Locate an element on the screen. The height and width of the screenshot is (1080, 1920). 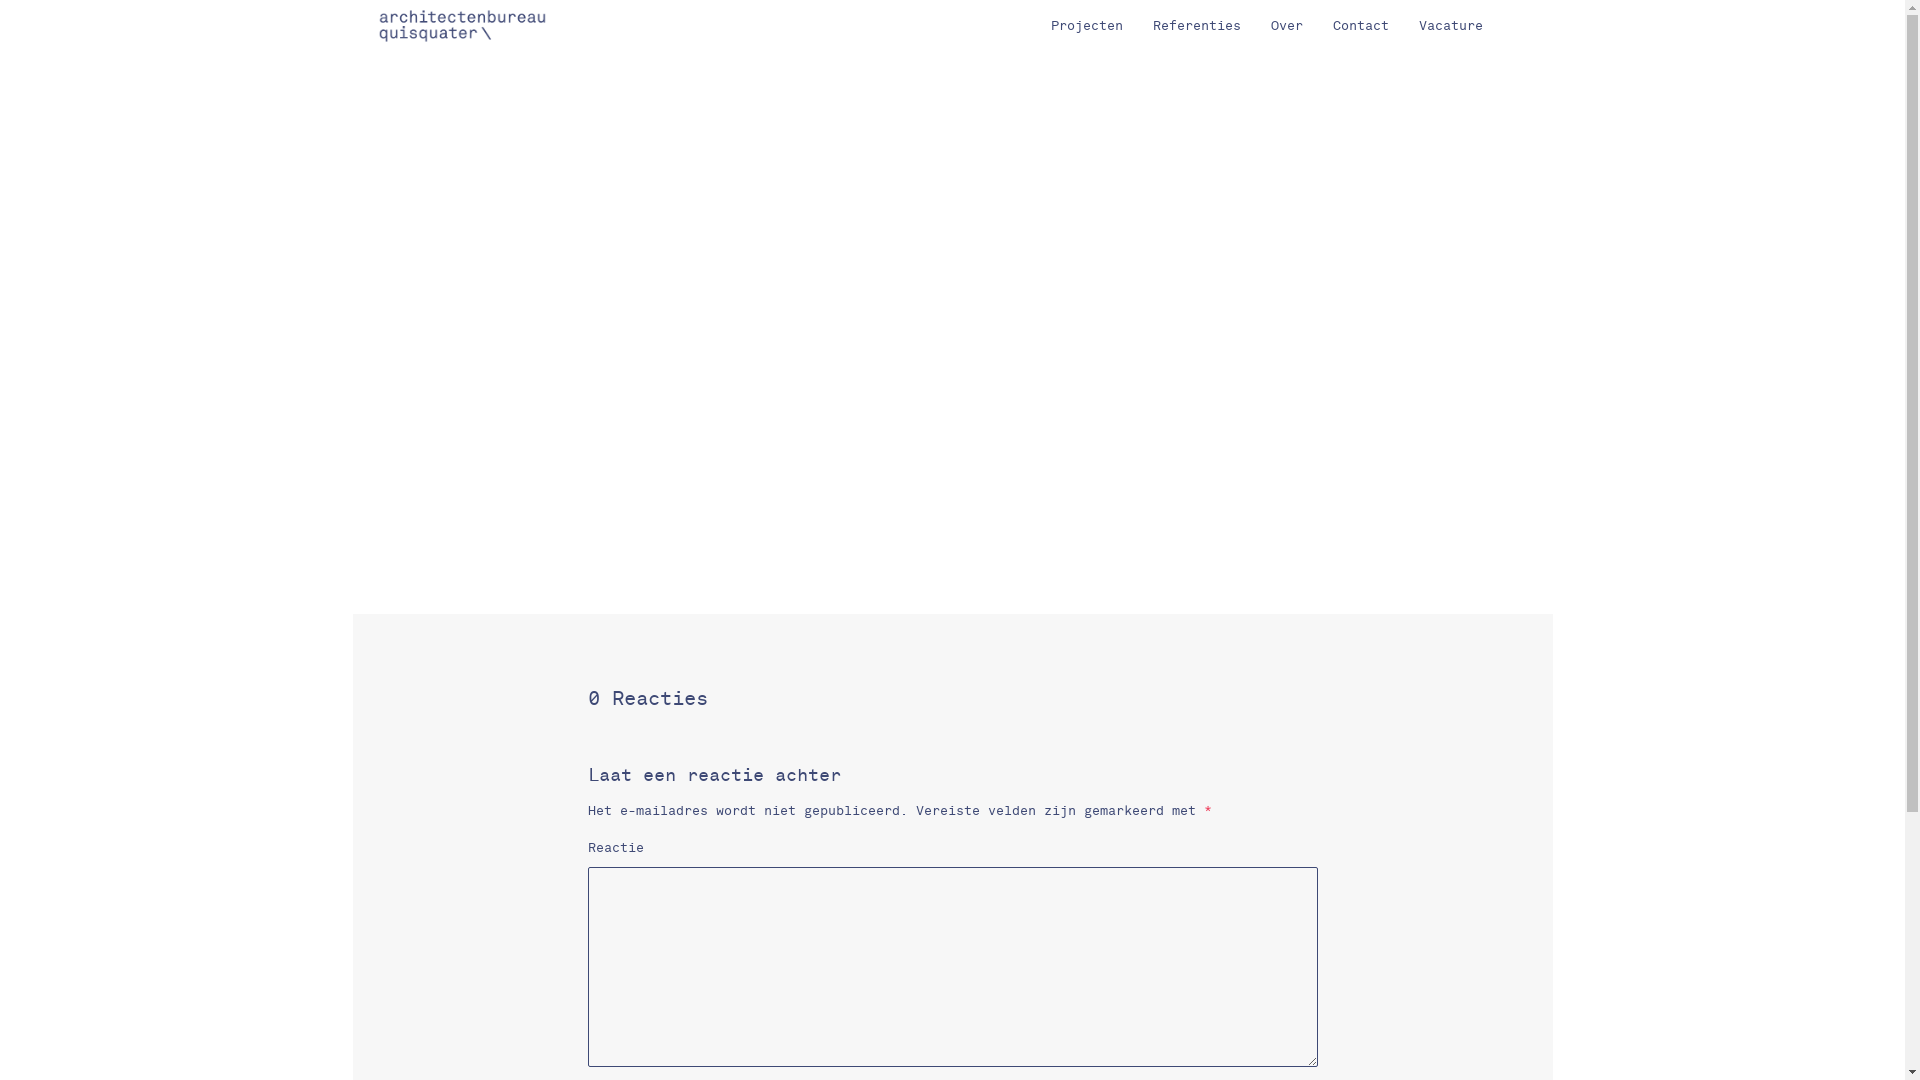
'Projecten' is located at coordinates (1085, 26).